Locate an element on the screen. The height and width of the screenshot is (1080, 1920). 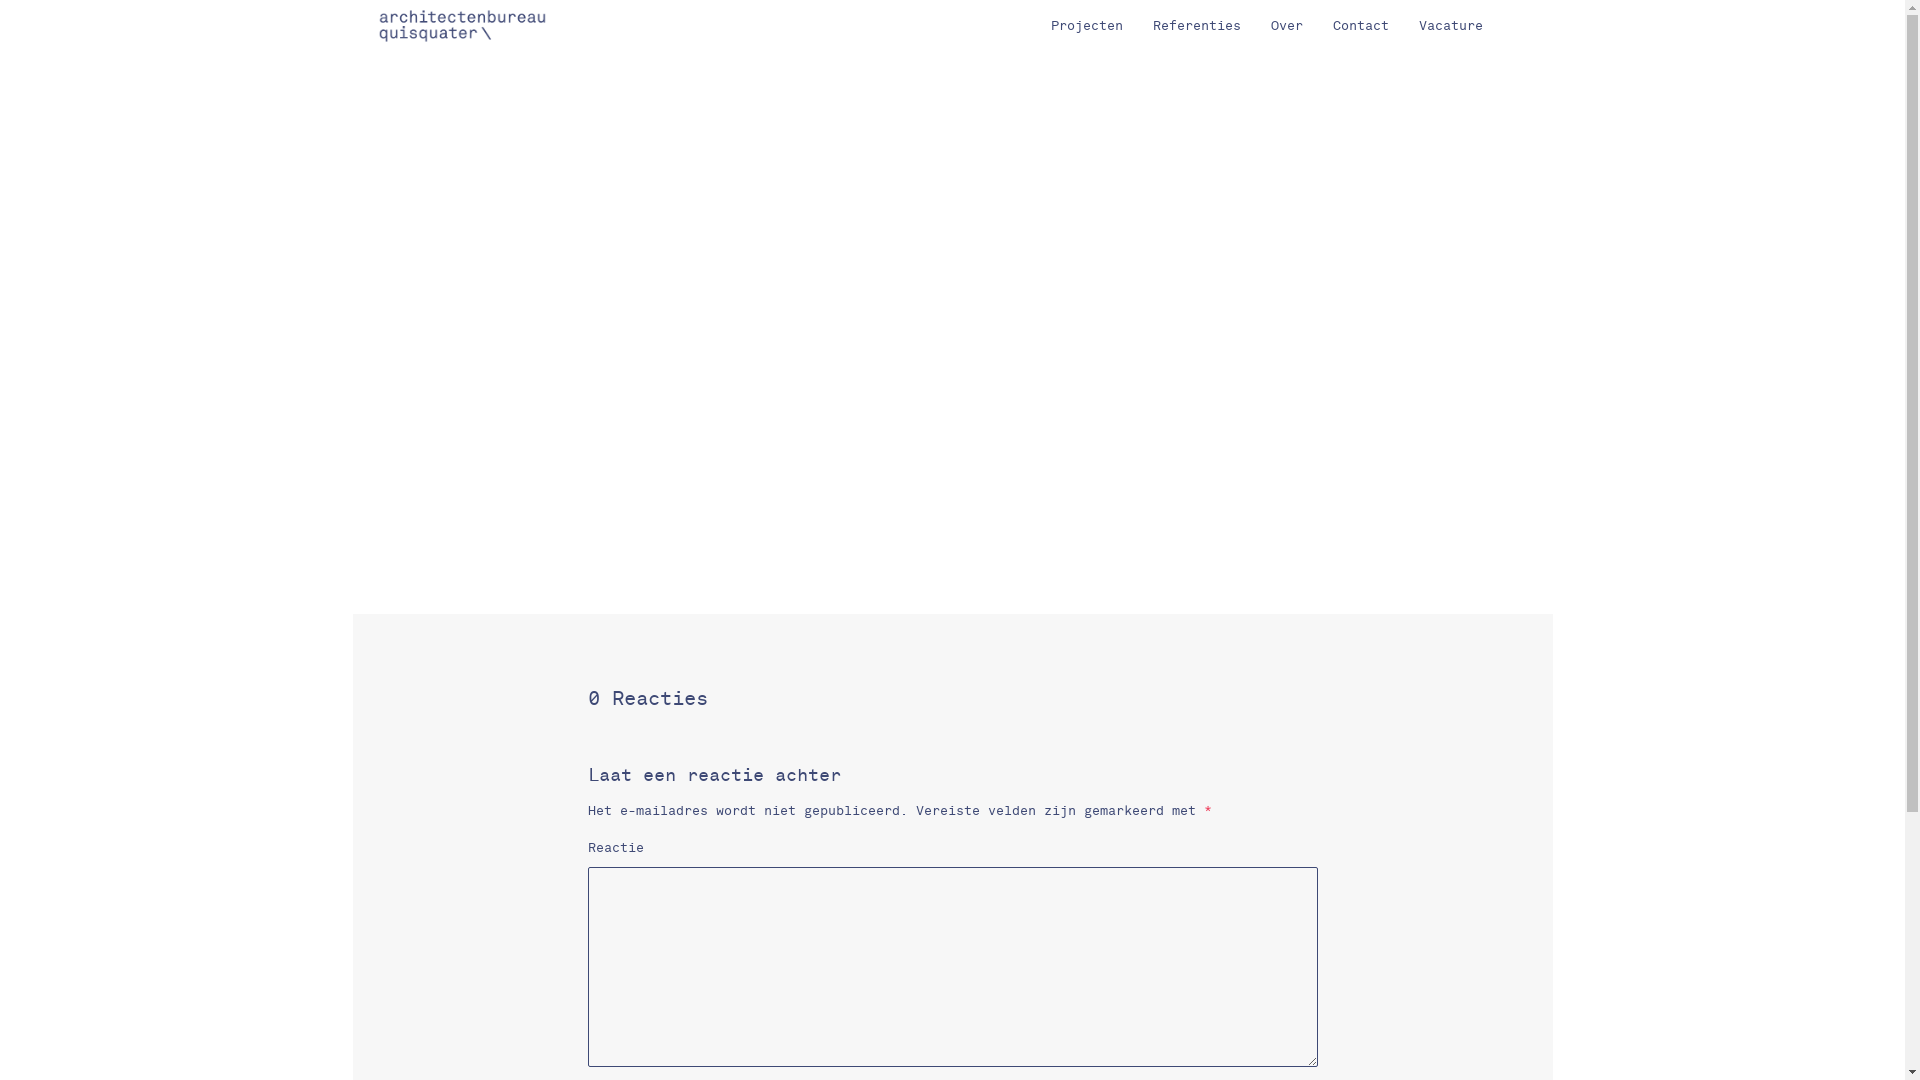
'Projecten' is located at coordinates (1085, 26).